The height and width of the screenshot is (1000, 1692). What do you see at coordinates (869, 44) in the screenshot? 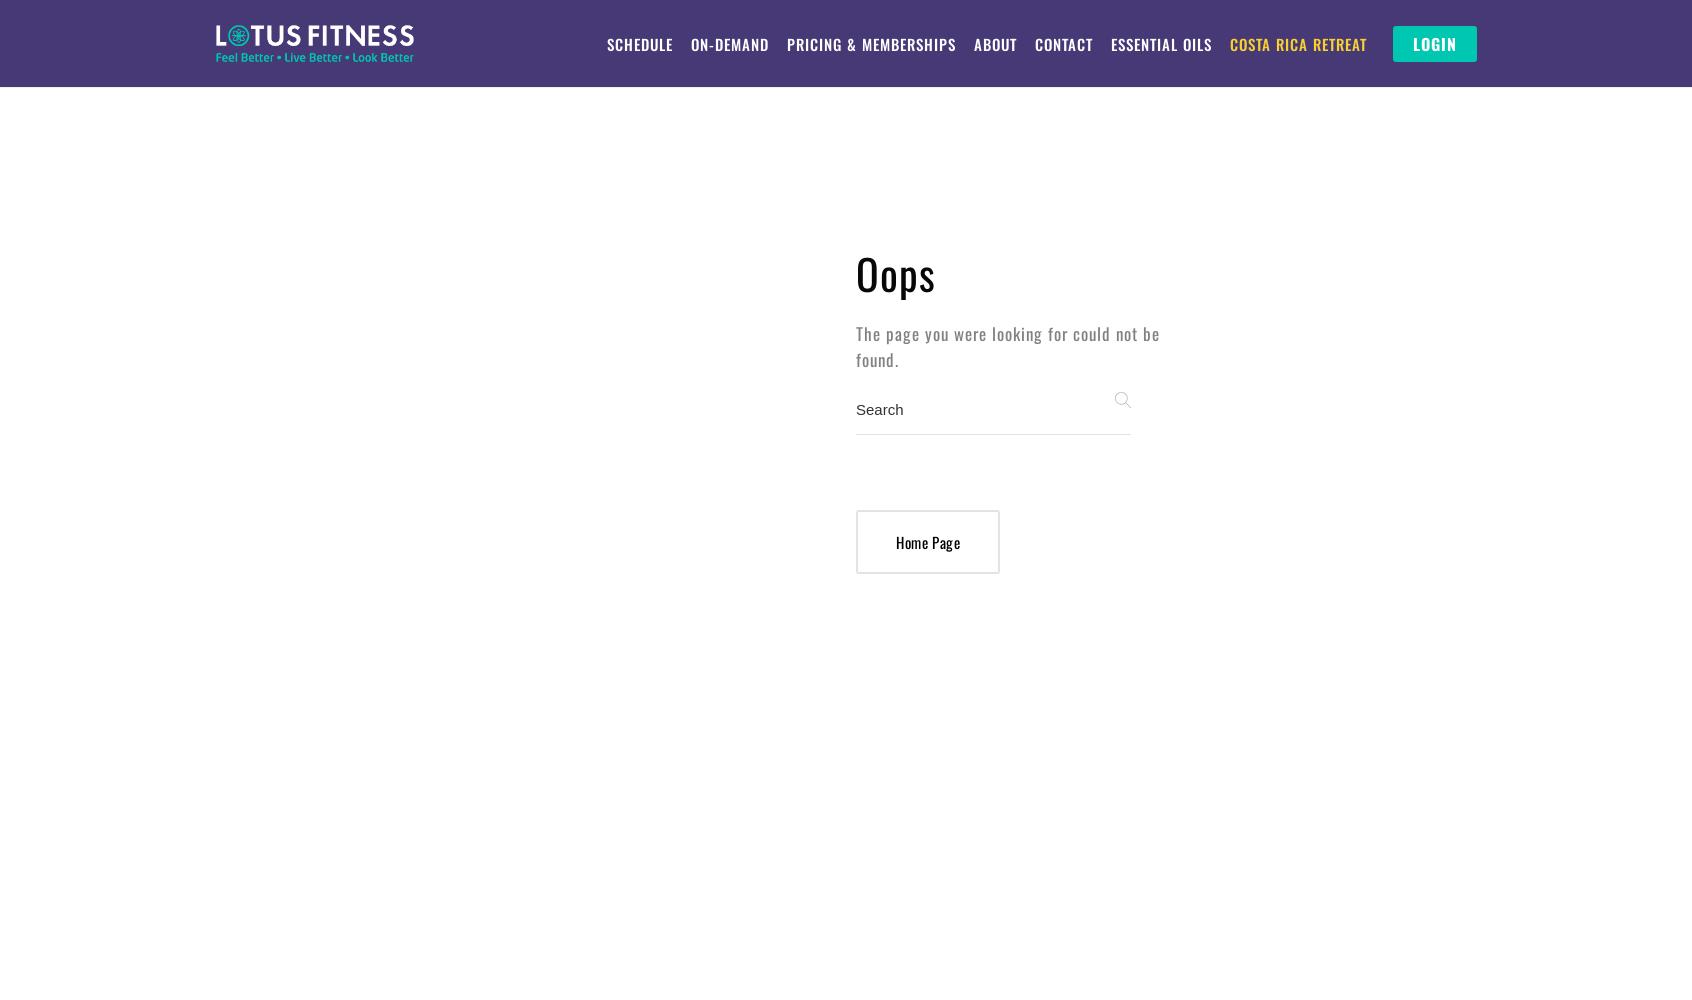
I see `'PRICING & MEMBERSHIPS'` at bounding box center [869, 44].